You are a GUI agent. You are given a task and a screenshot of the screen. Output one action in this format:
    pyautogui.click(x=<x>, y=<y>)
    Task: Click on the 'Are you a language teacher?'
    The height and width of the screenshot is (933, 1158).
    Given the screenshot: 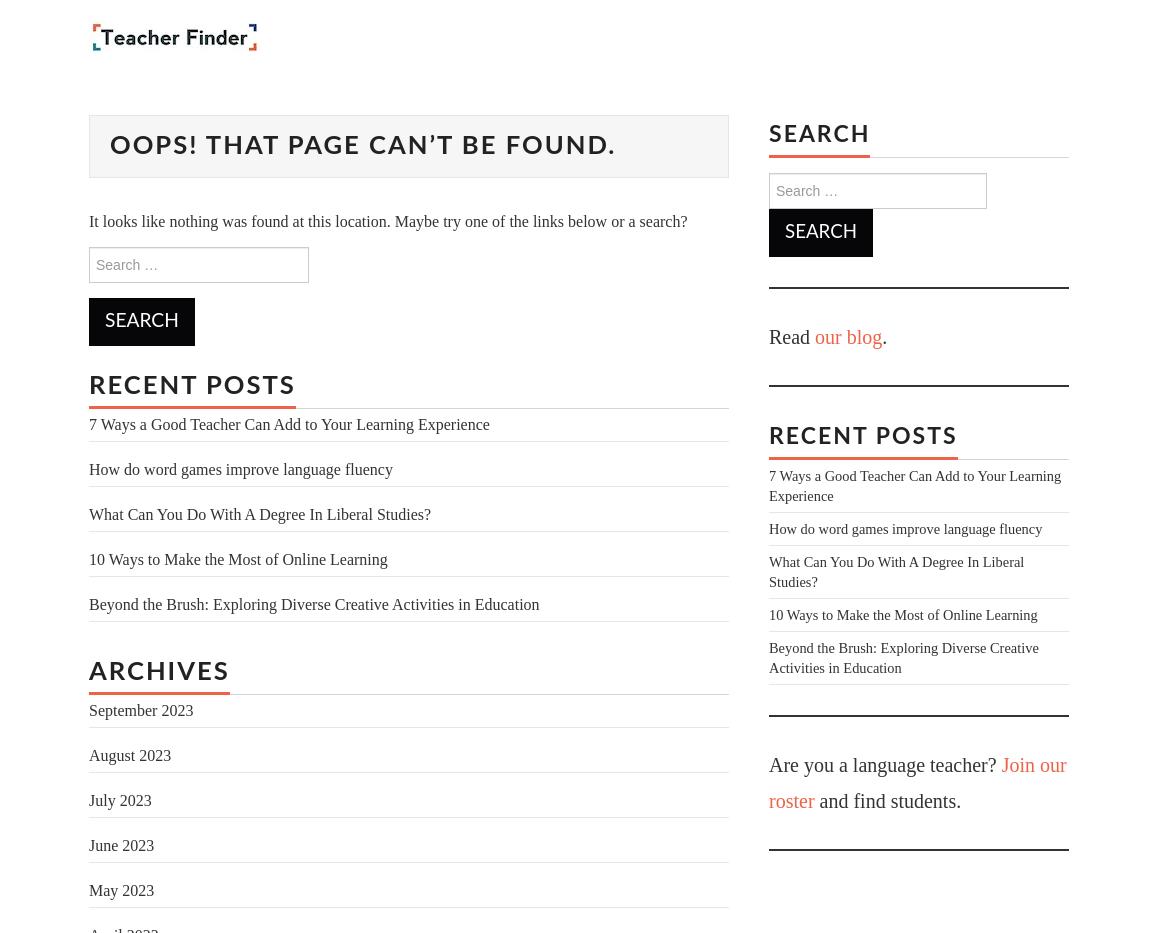 What is the action you would take?
    pyautogui.click(x=884, y=763)
    